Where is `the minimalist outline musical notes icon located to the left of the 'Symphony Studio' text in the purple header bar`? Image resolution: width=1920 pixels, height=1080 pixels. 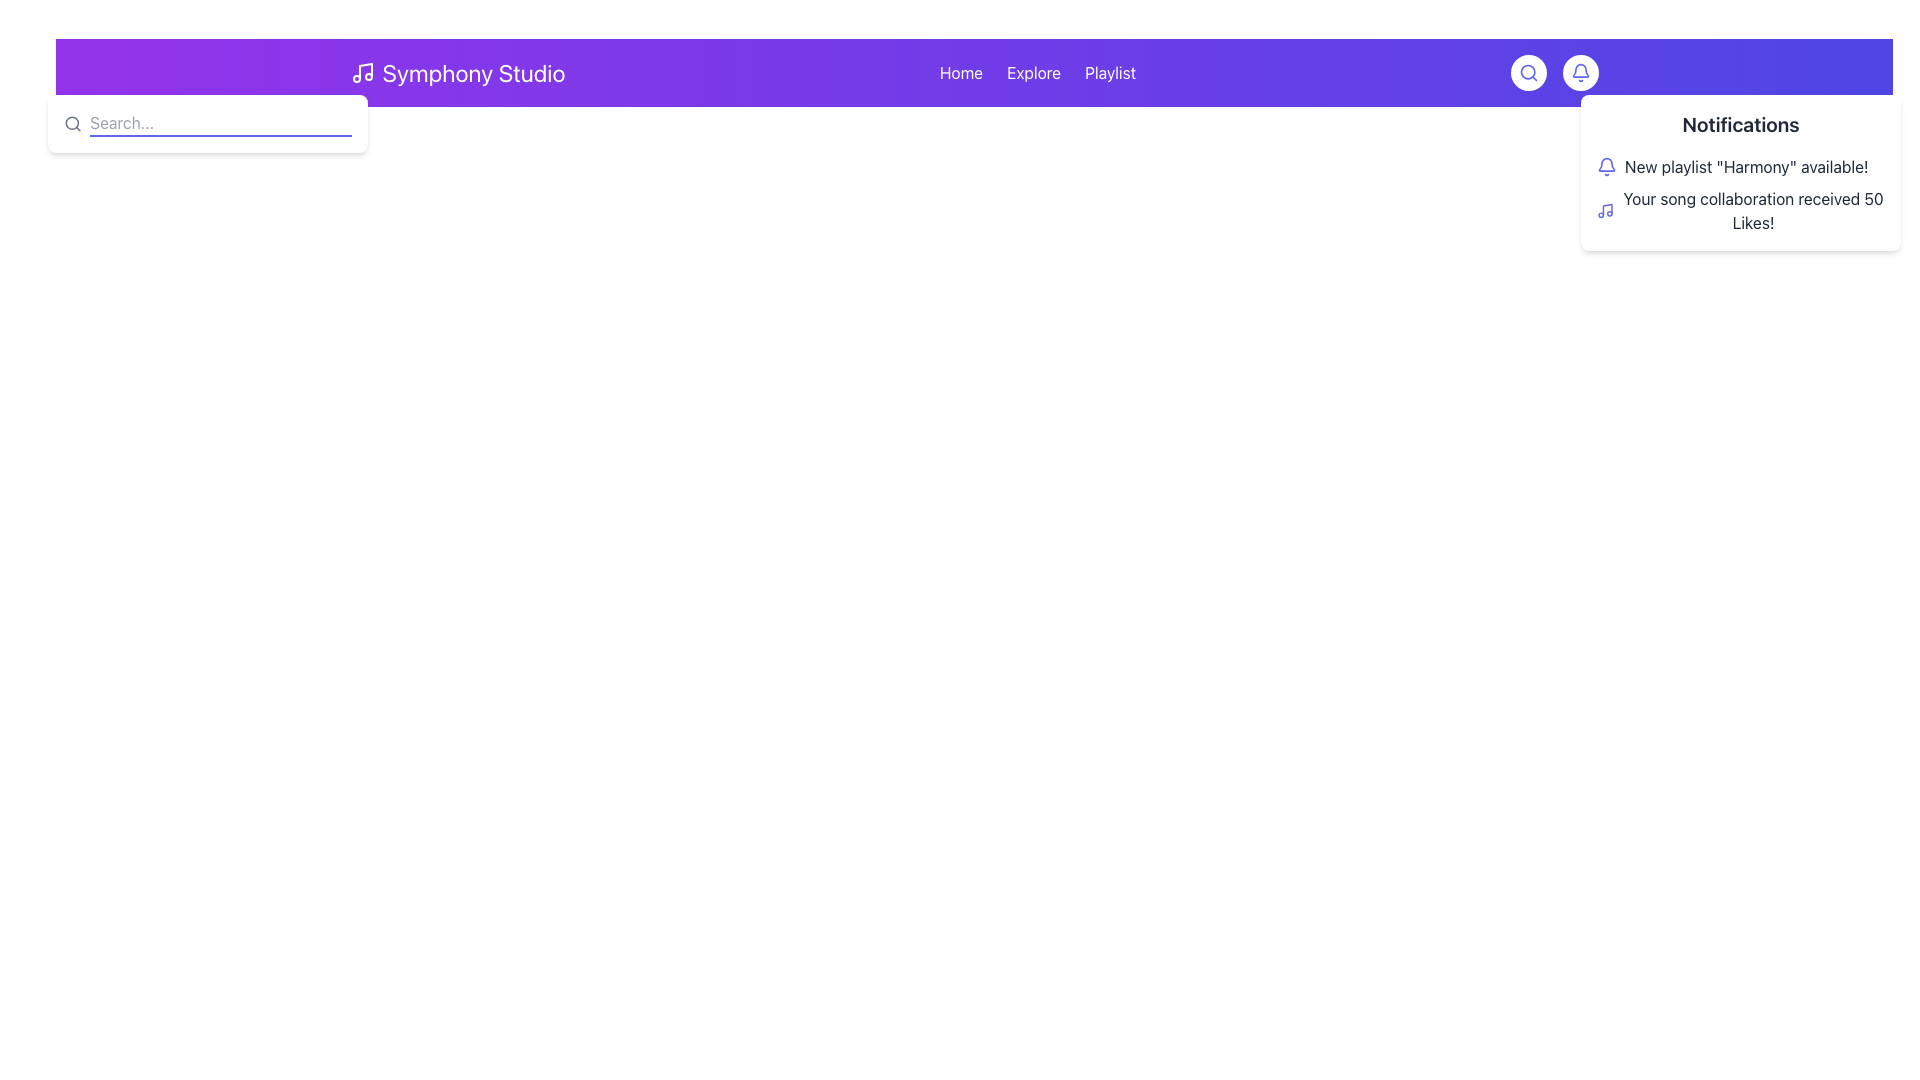 the minimalist outline musical notes icon located to the left of the 'Symphony Studio' text in the purple header bar is located at coordinates (362, 72).